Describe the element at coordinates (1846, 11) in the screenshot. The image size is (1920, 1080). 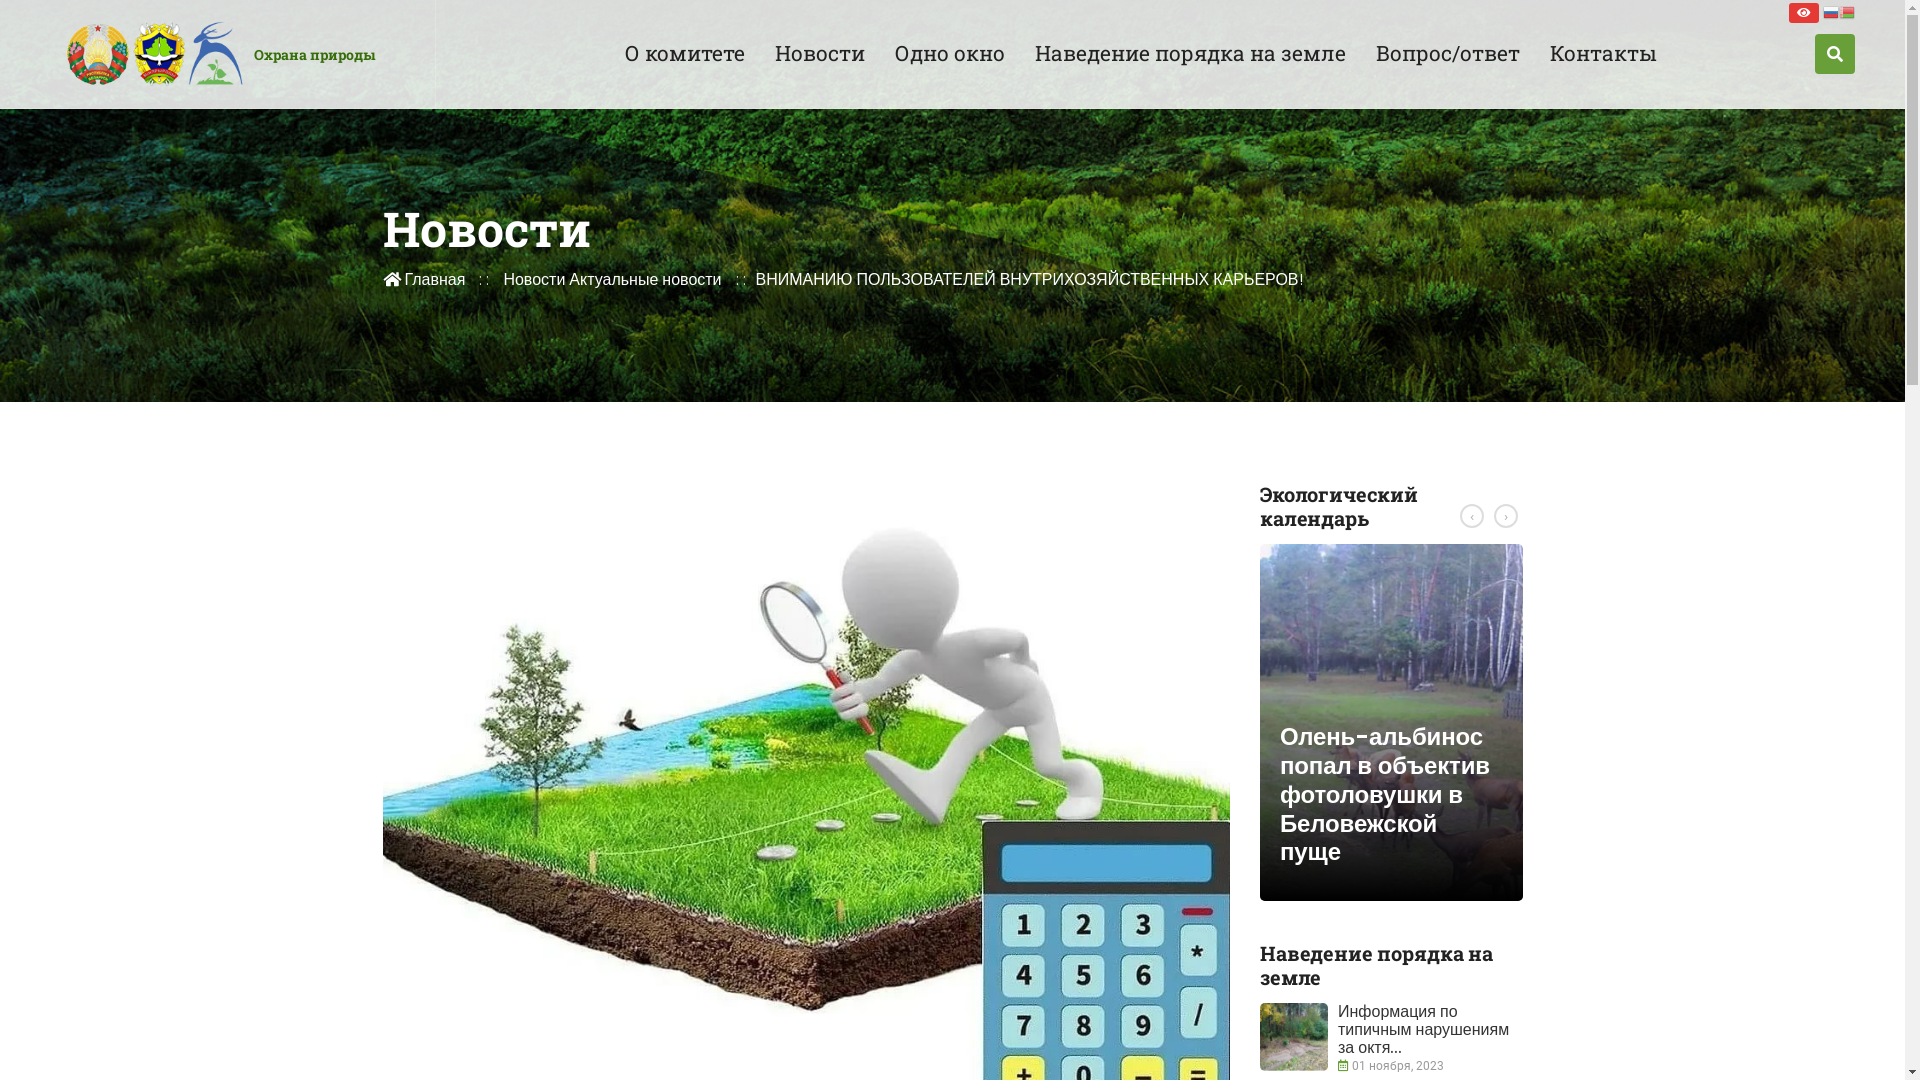
I see `'Belarusian'` at that location.